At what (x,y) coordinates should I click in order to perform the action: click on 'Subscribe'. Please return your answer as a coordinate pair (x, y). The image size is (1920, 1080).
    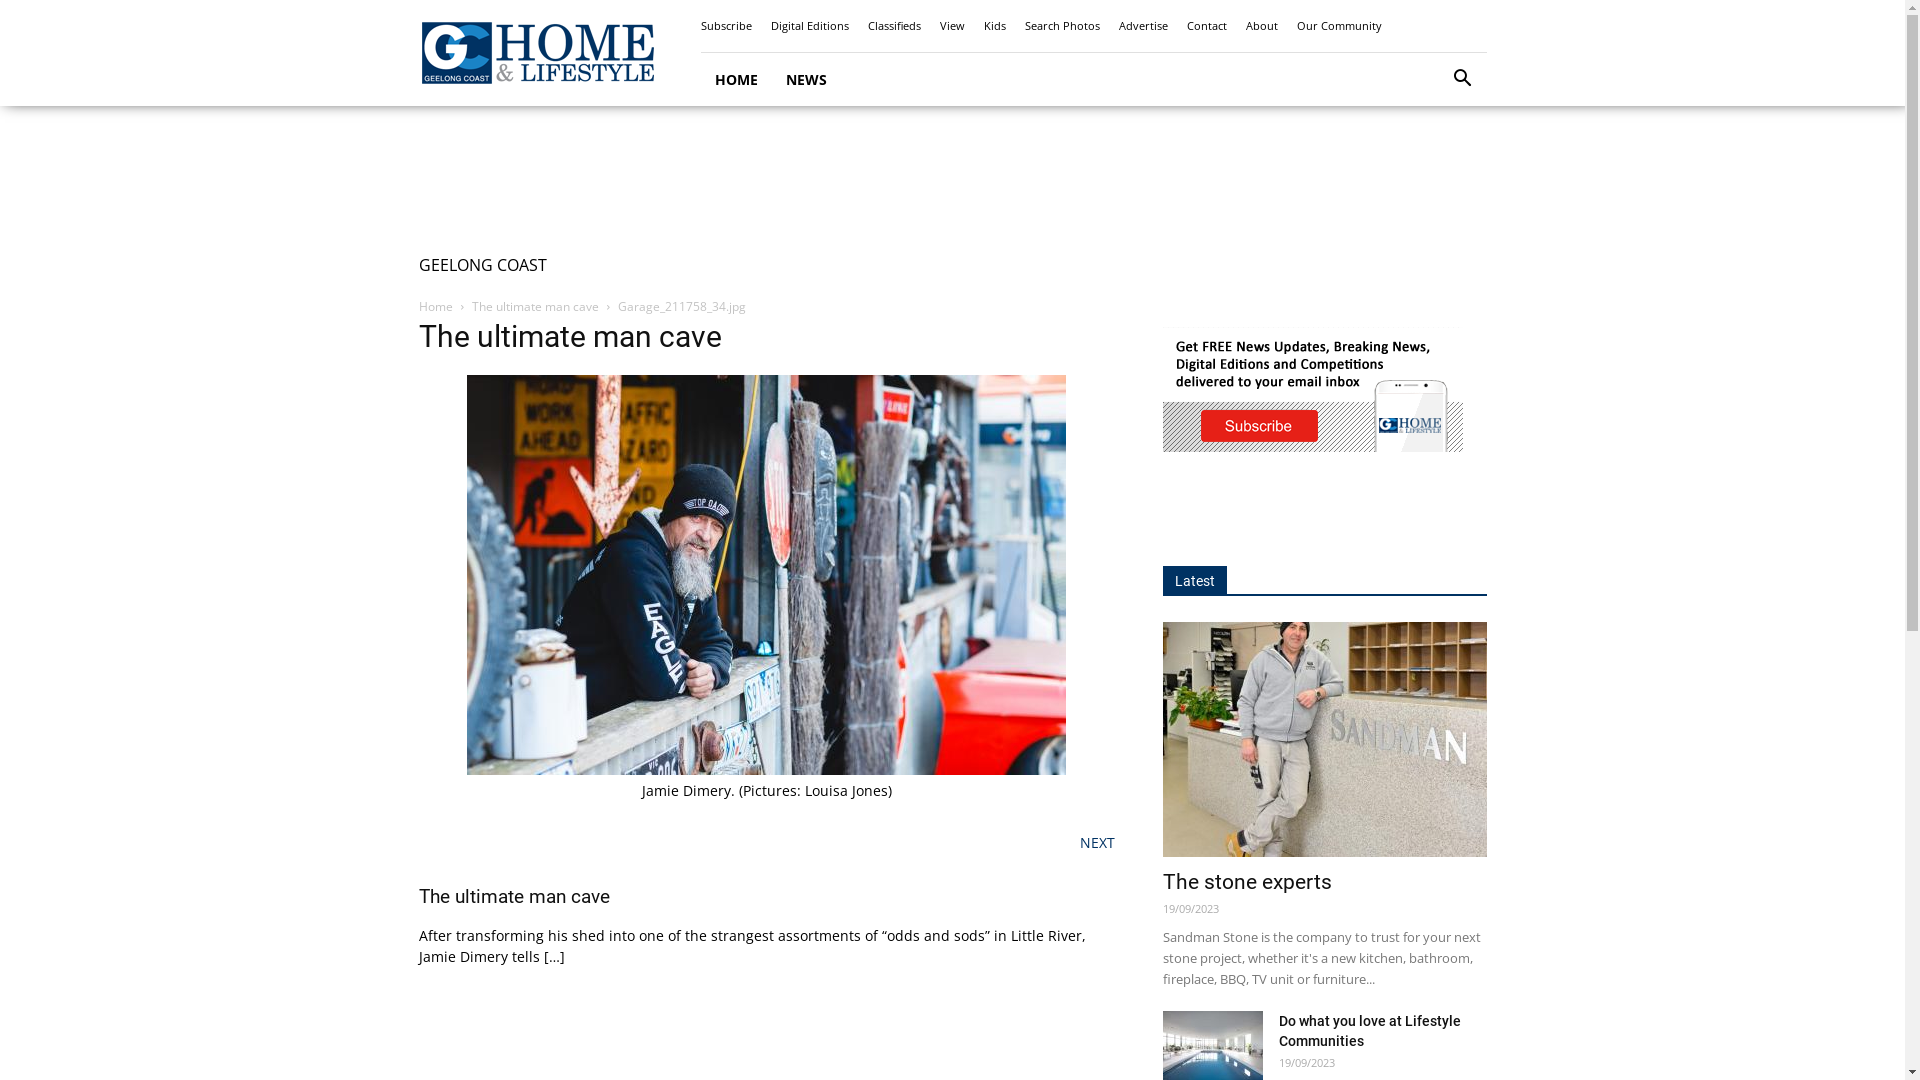
    Looking at the image, I should click on (724, 25).